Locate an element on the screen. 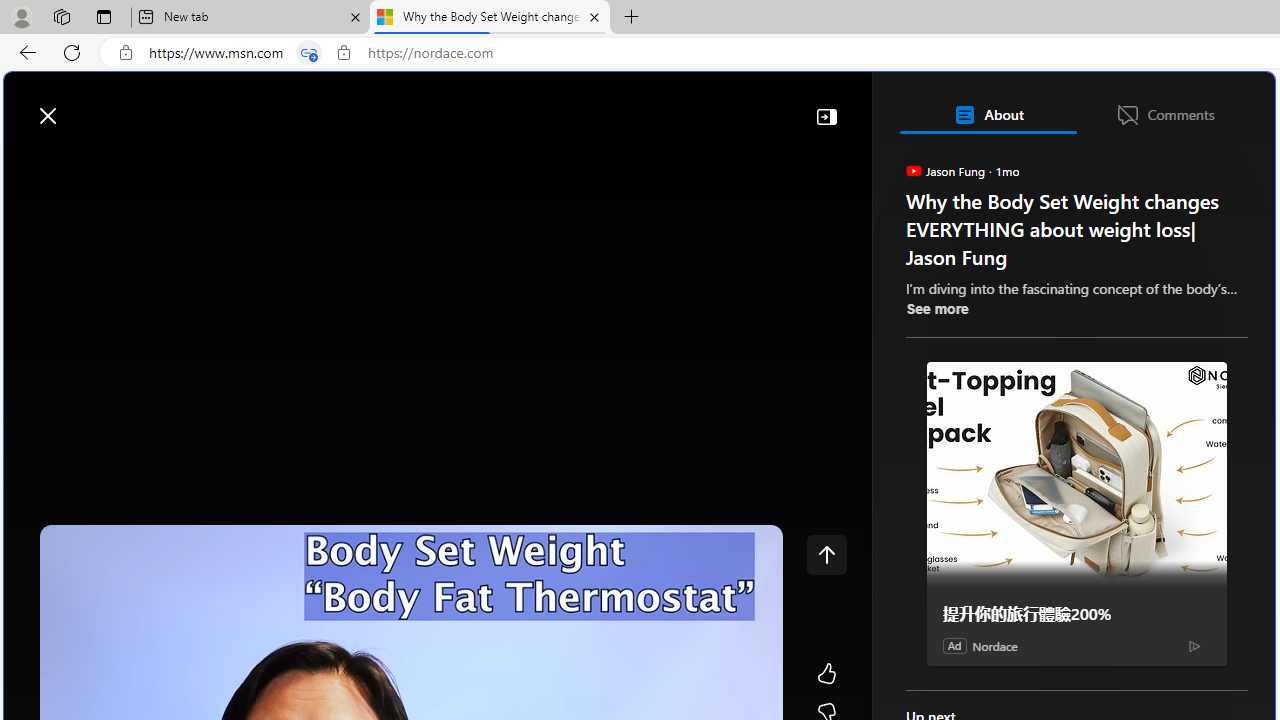 Image resolution: width=1280 pixels, height=720 pixels. 'About' is located at coordinates (987, 114).